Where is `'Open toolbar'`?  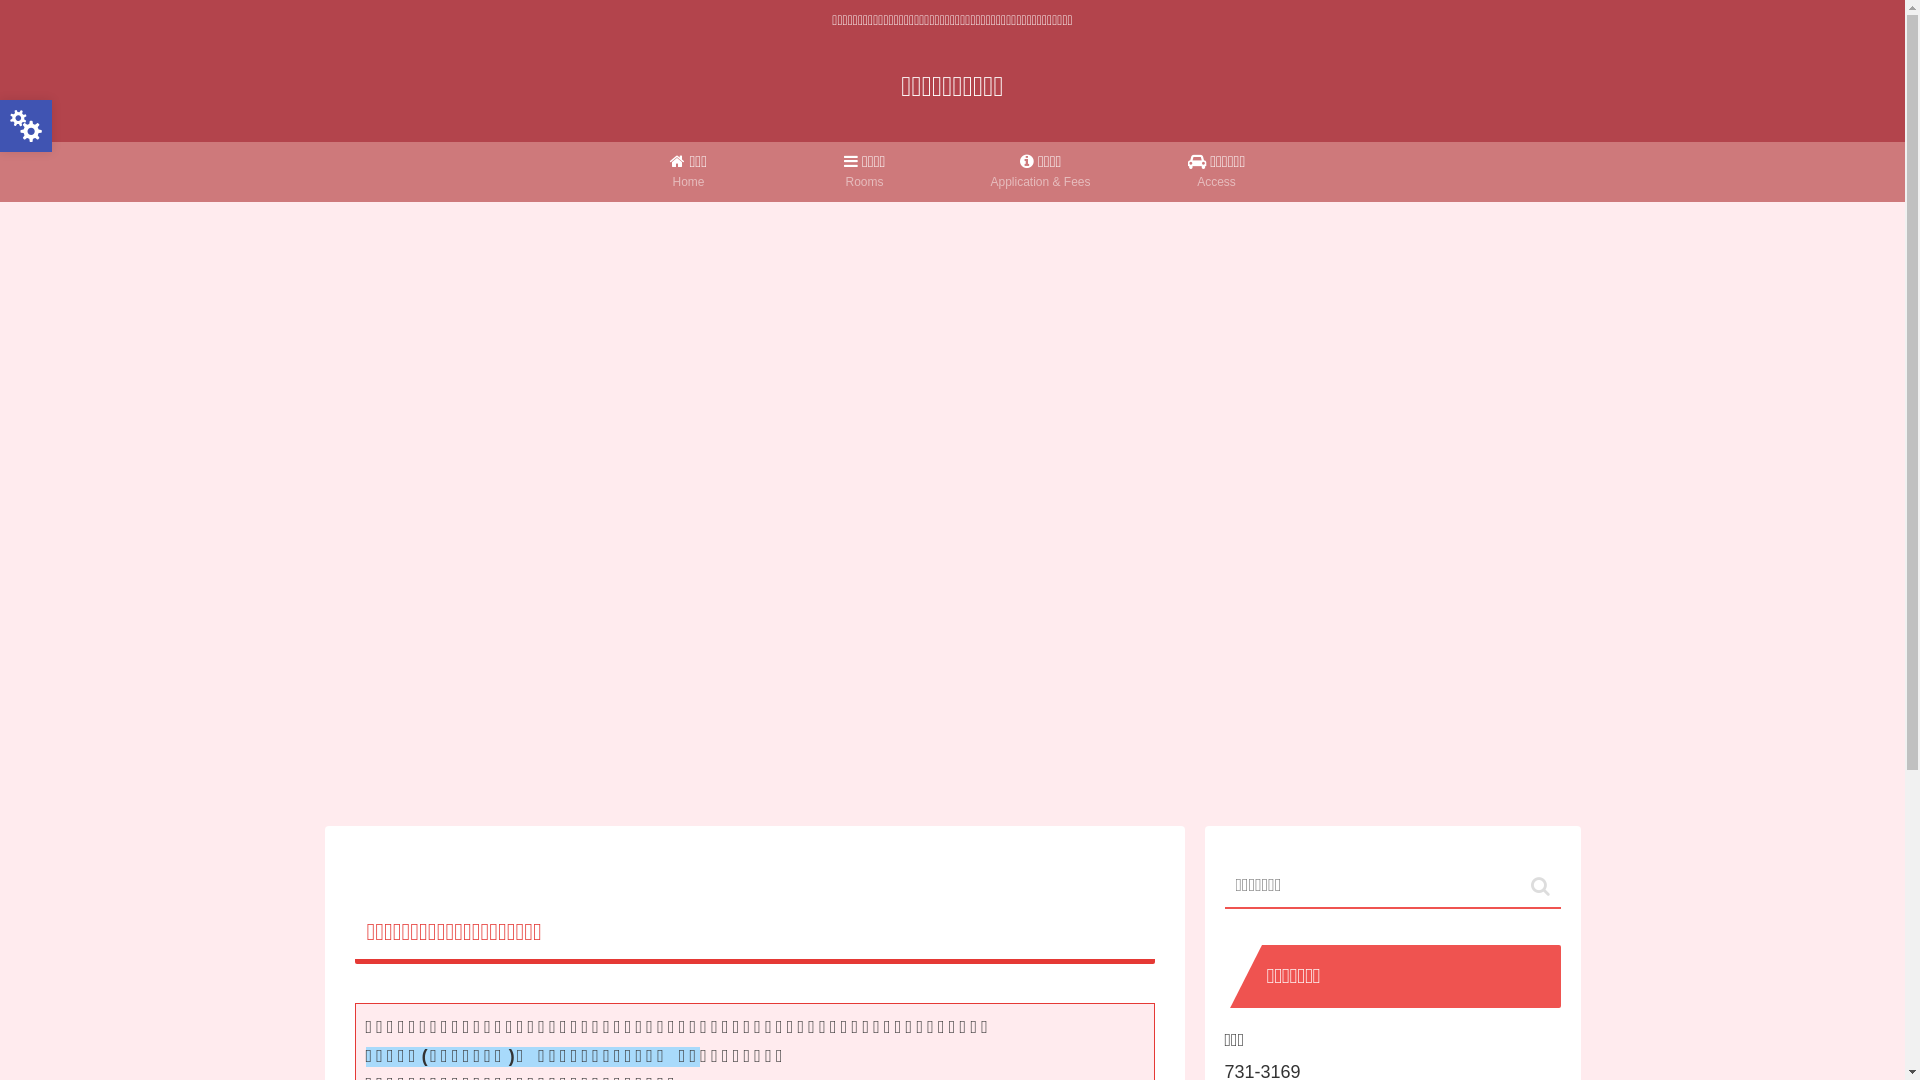
'Open toolbar' is located at coordinates (25, 126).